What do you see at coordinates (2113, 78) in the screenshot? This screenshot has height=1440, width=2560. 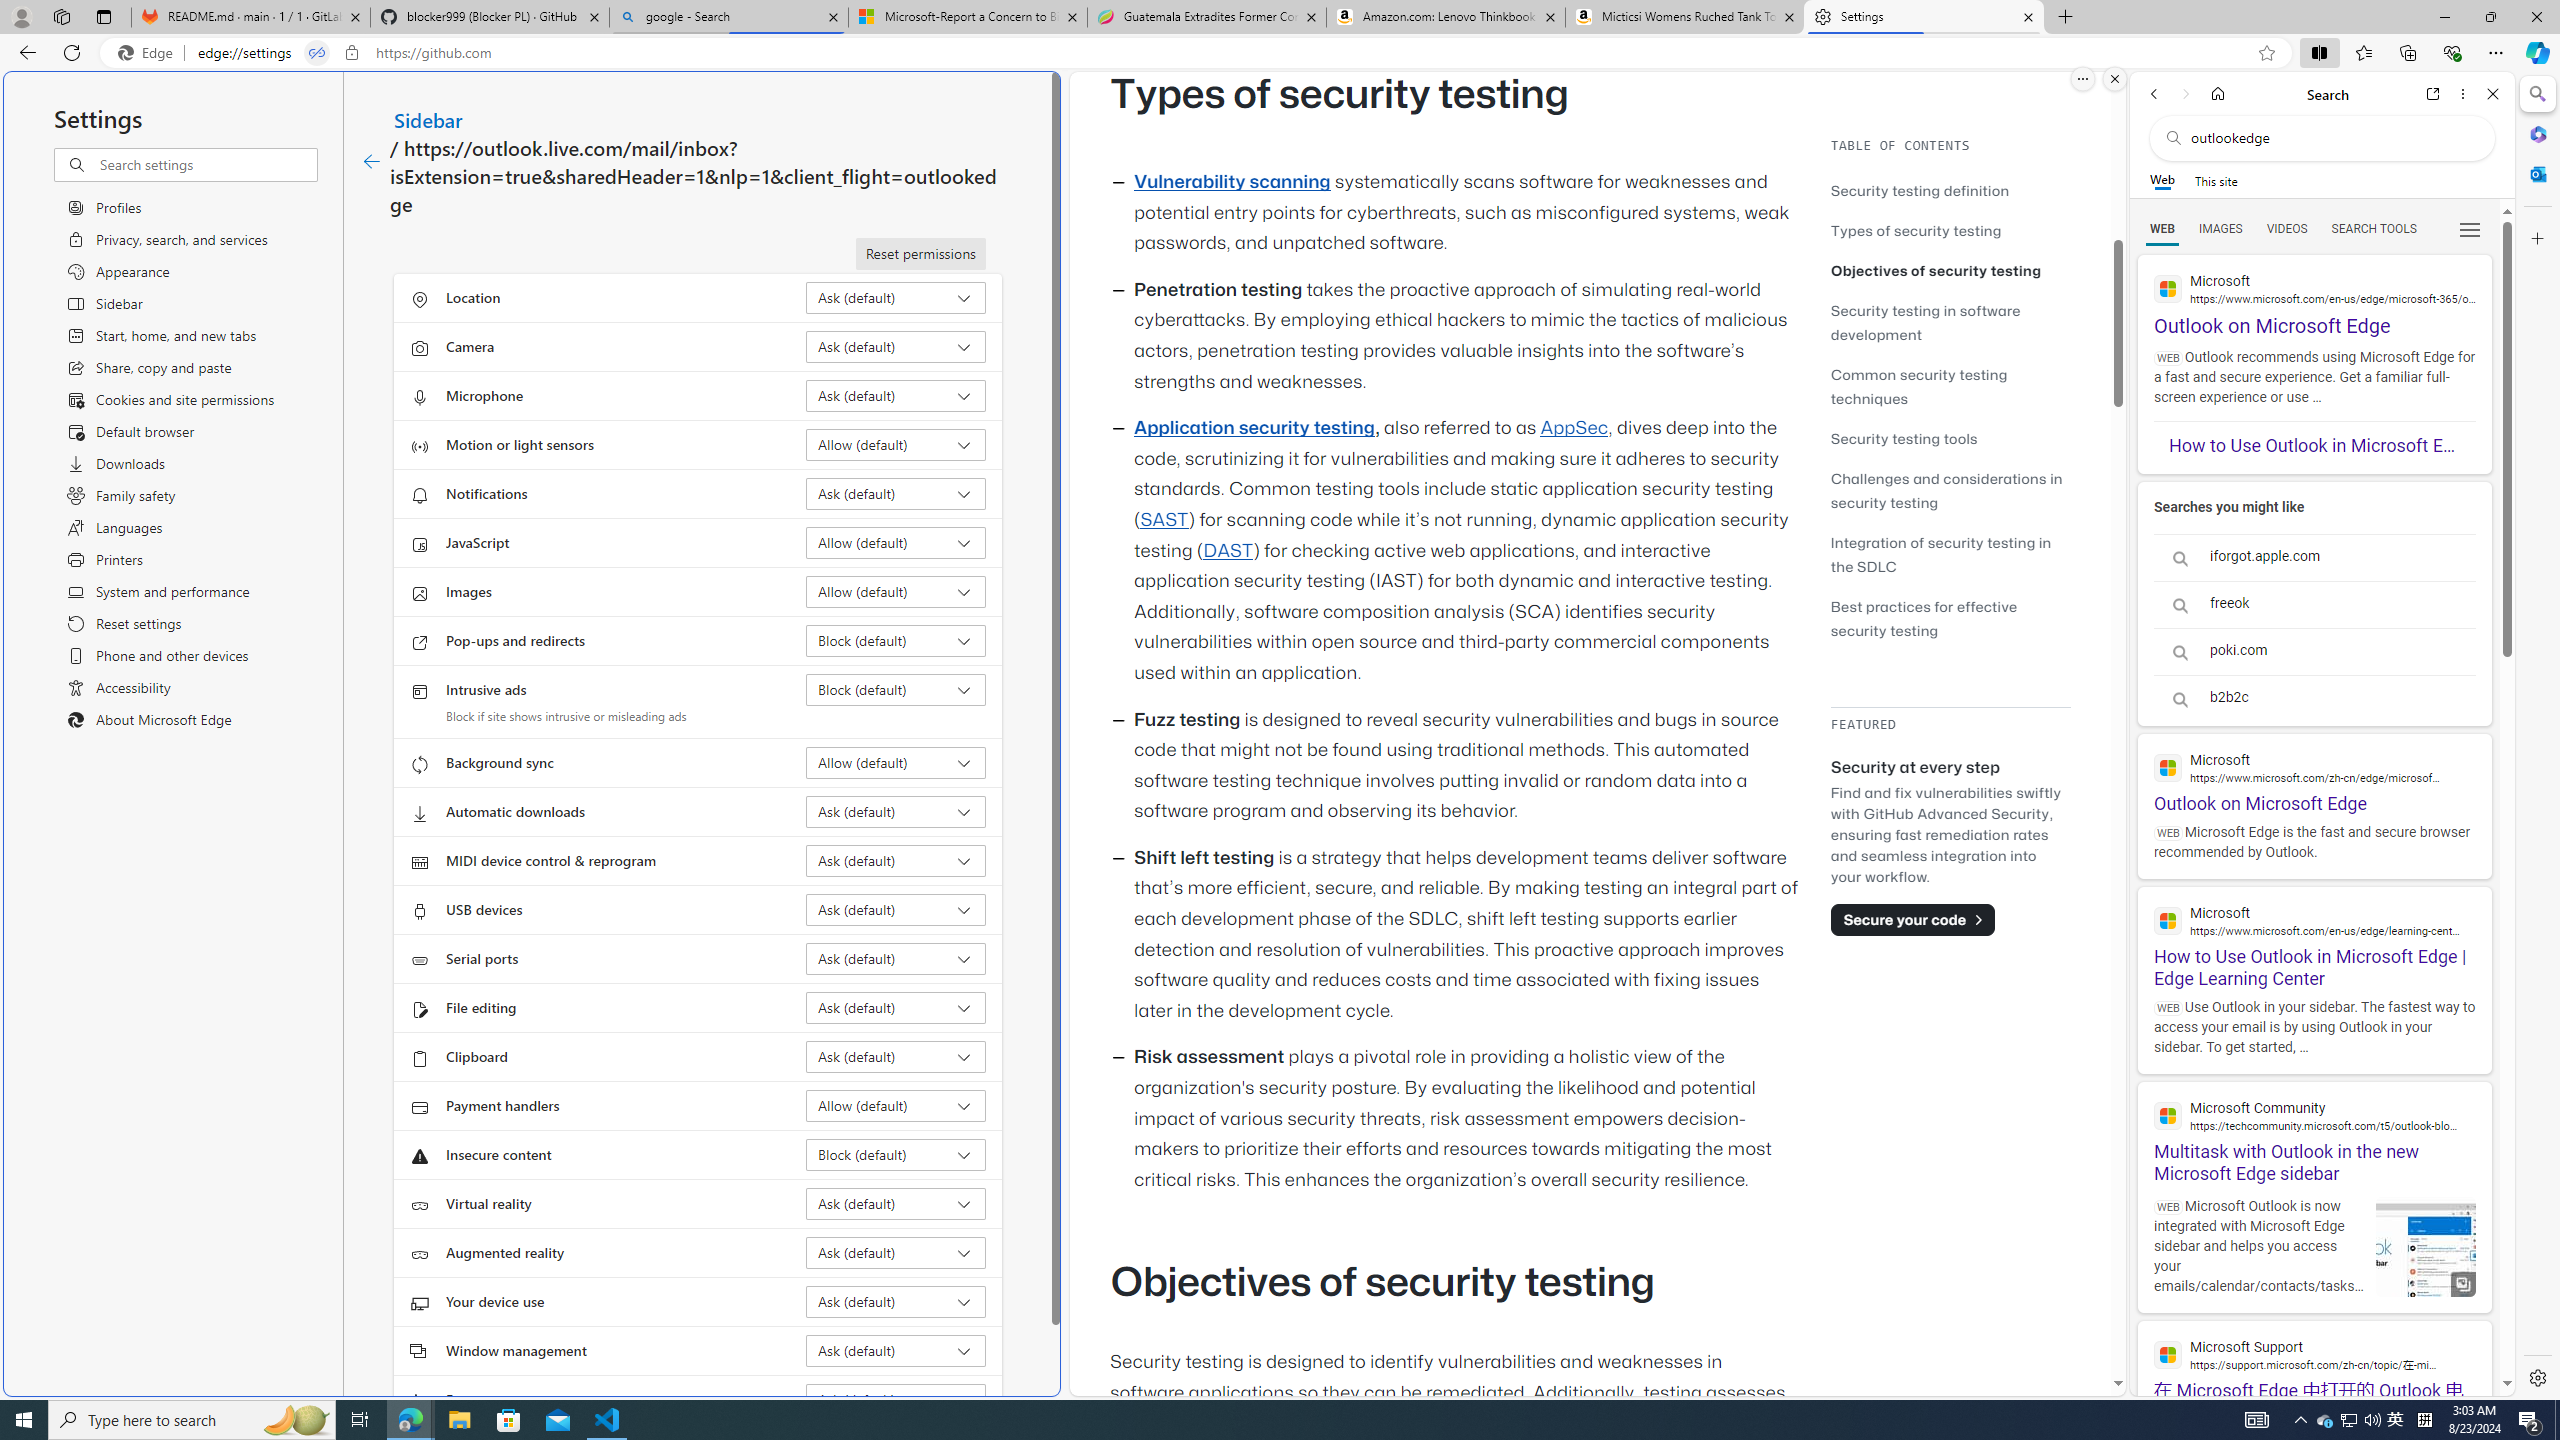 I see `'Close split screen.'` at bounding box center [2113, 78].